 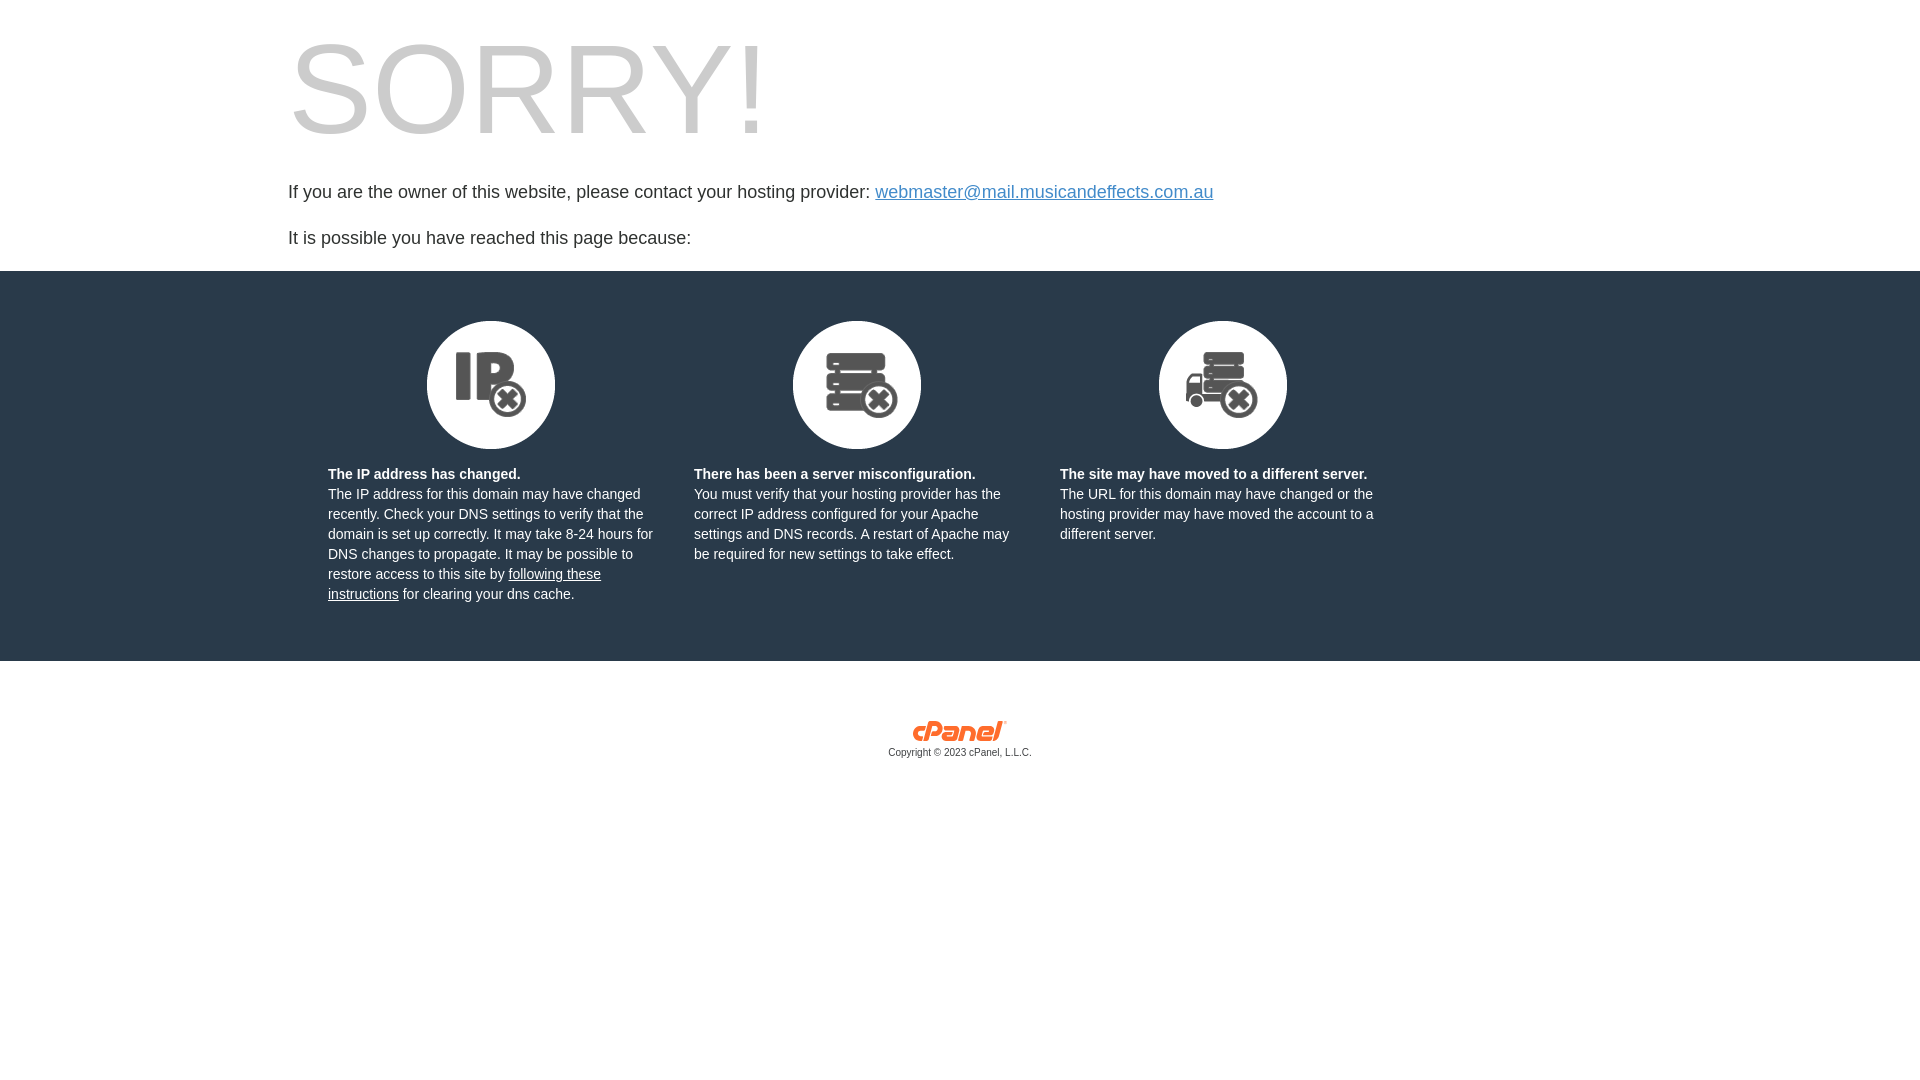 What do you see at coordinates (1042, 192) in the screenshot?
I see `'webmaster@mail.musicandeffects.com.au'` at bounding box center [1042, 192].